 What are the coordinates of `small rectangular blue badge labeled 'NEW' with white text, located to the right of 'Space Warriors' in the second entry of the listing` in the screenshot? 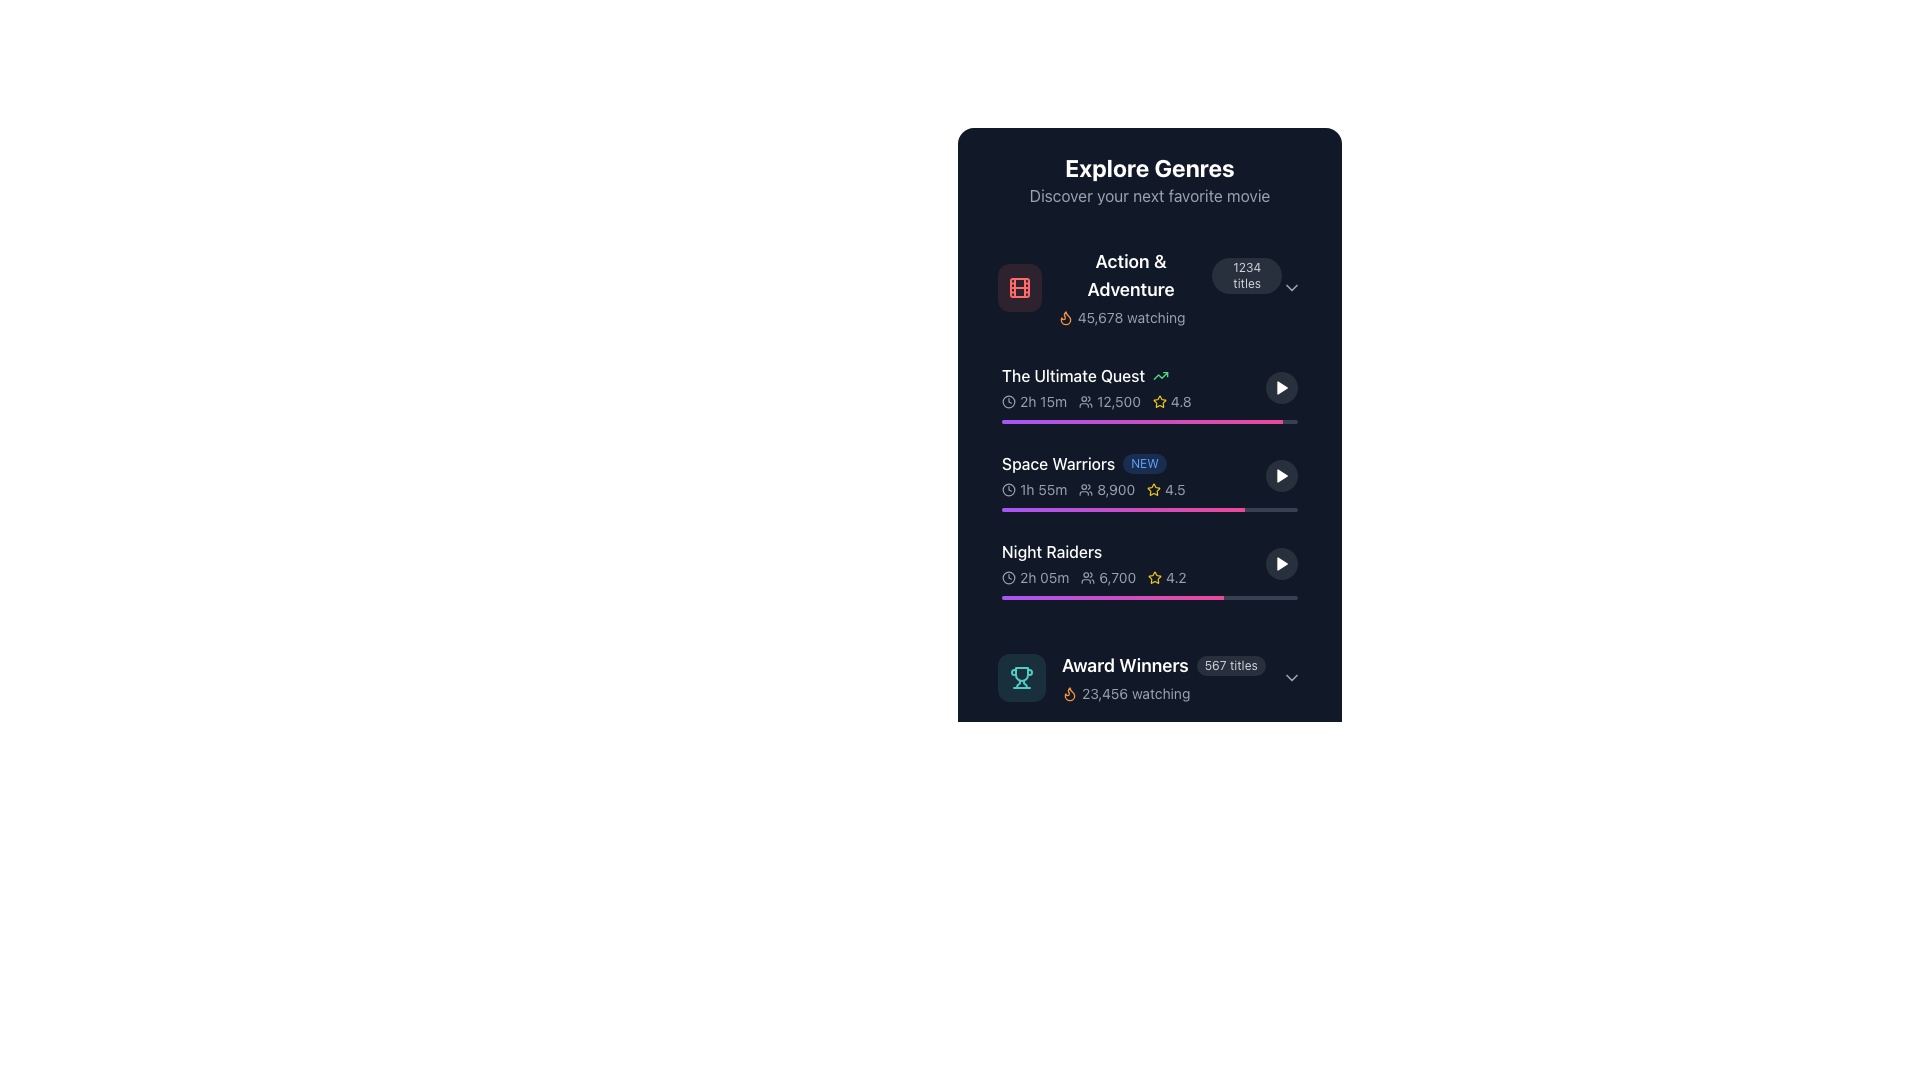 It's located at (1145, 463).